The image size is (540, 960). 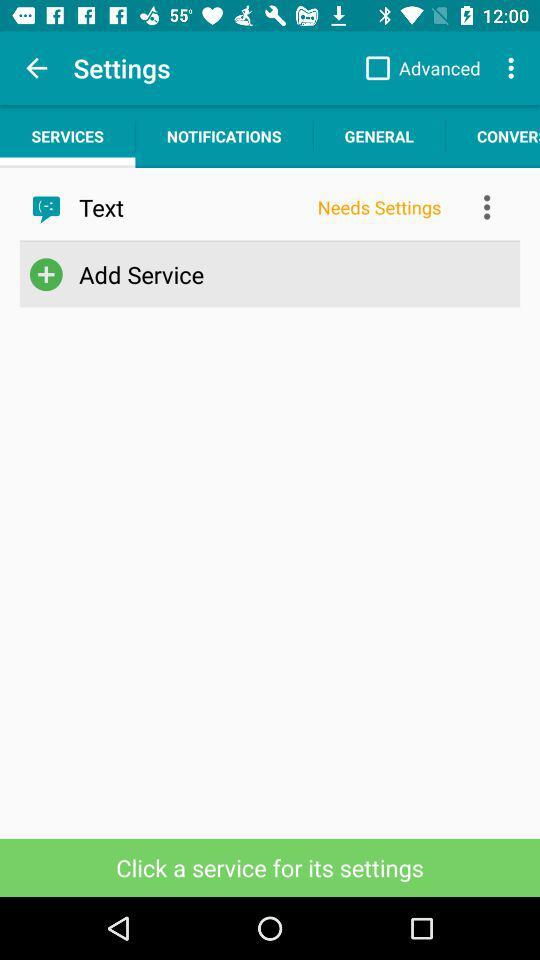 What do you see at coordinates (417, 68) in the screenshot?
I see `advanced icon` at bounding box center [417, 68].